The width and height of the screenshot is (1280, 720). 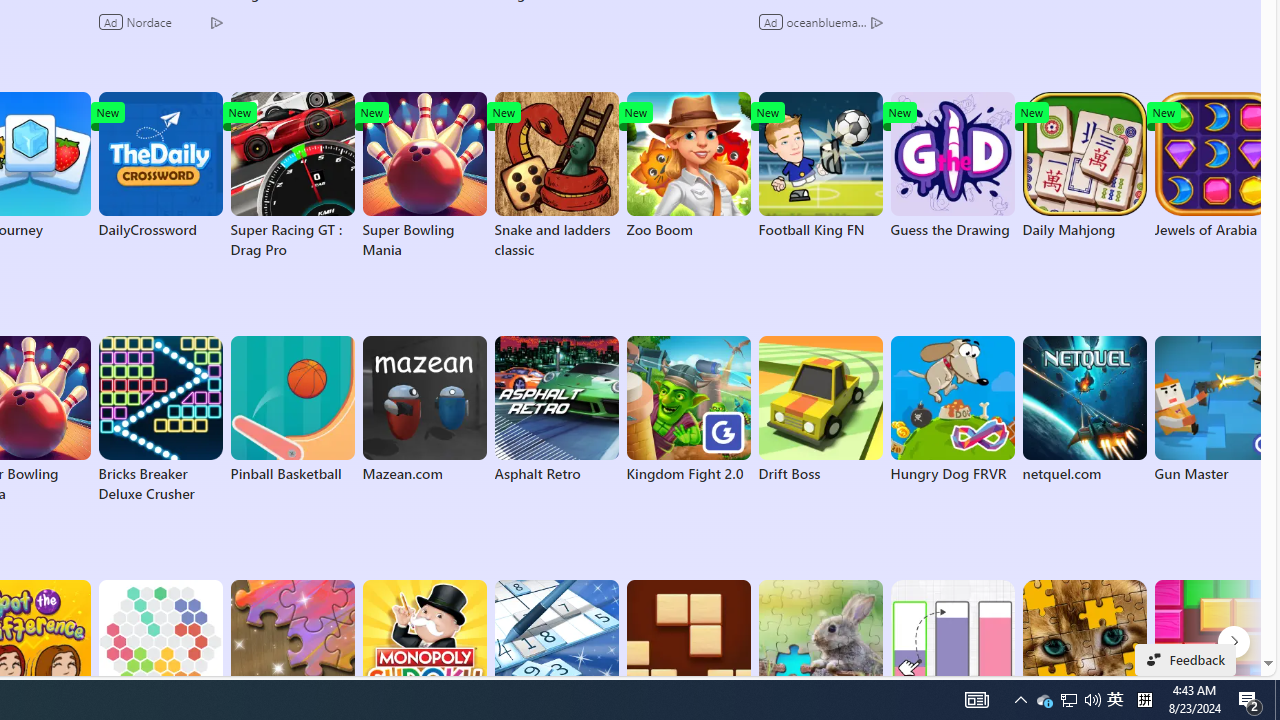 I want to click on 'Kingdom Fight 2.0', so click(x=688, y=409).